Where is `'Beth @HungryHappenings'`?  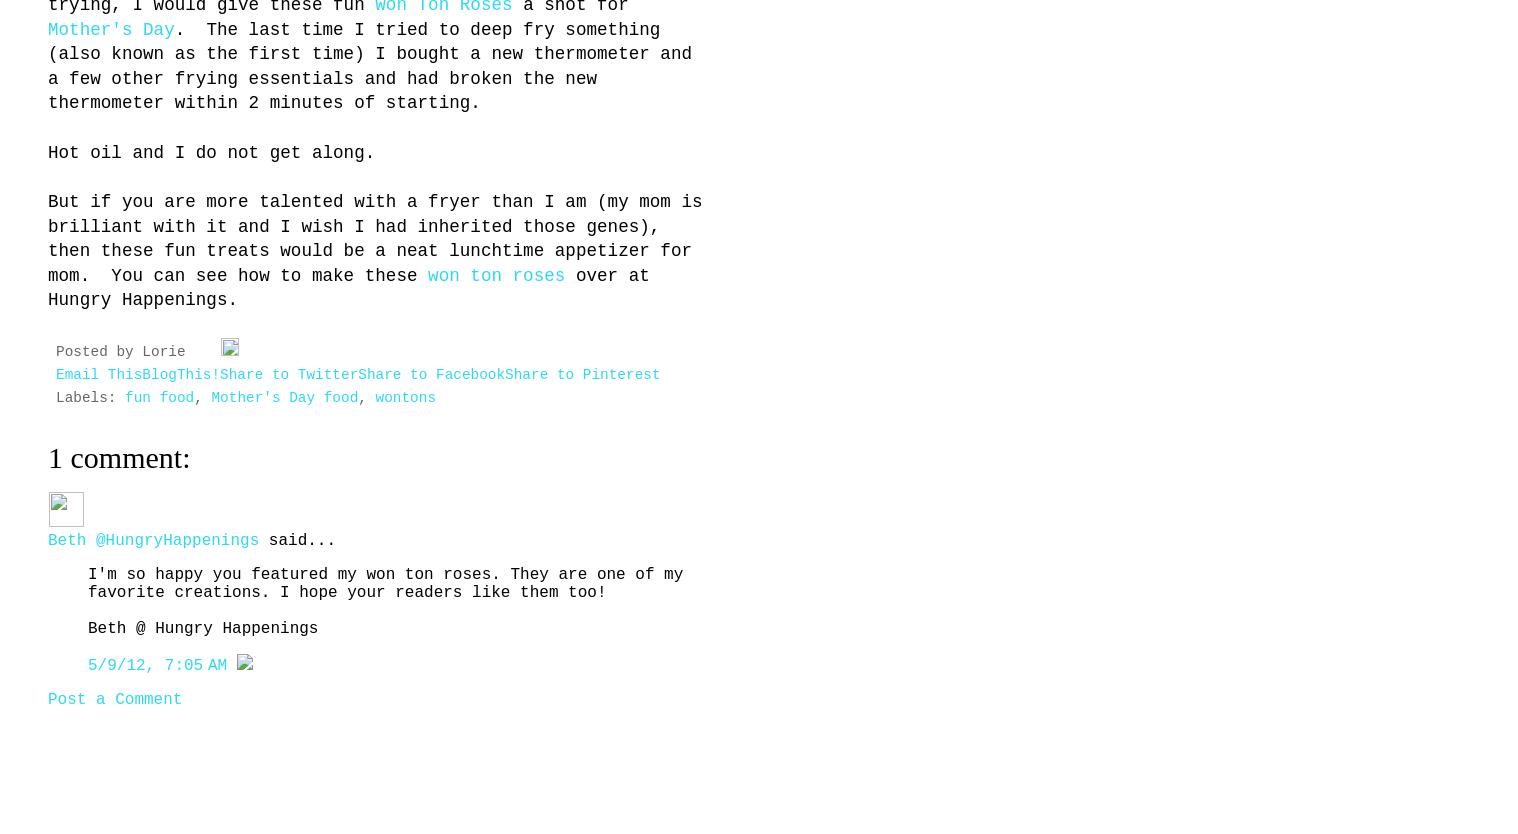
'Beth @HungryHappenings' is located at coordinates (153, 540).